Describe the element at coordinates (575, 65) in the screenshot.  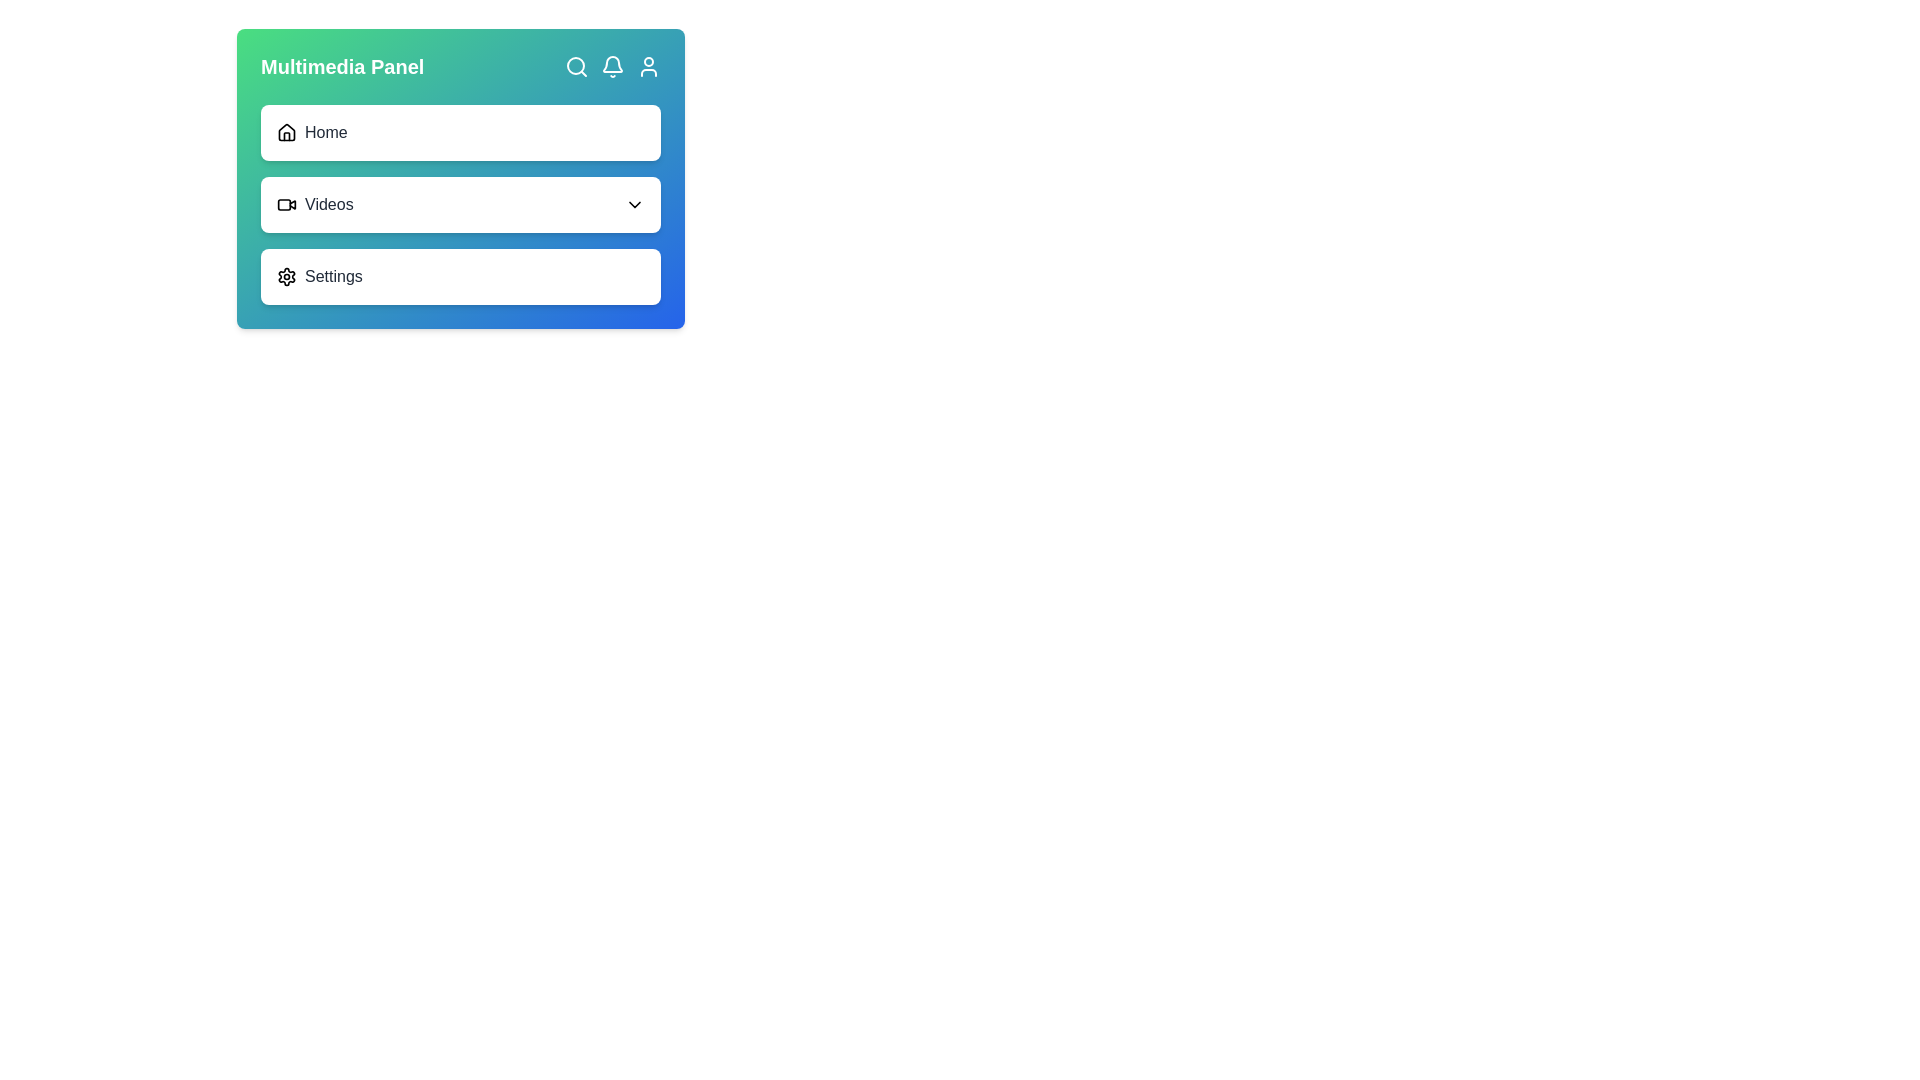
I see `the search icon button located in the top-right section of the interface, next to the bell icon` at that location.